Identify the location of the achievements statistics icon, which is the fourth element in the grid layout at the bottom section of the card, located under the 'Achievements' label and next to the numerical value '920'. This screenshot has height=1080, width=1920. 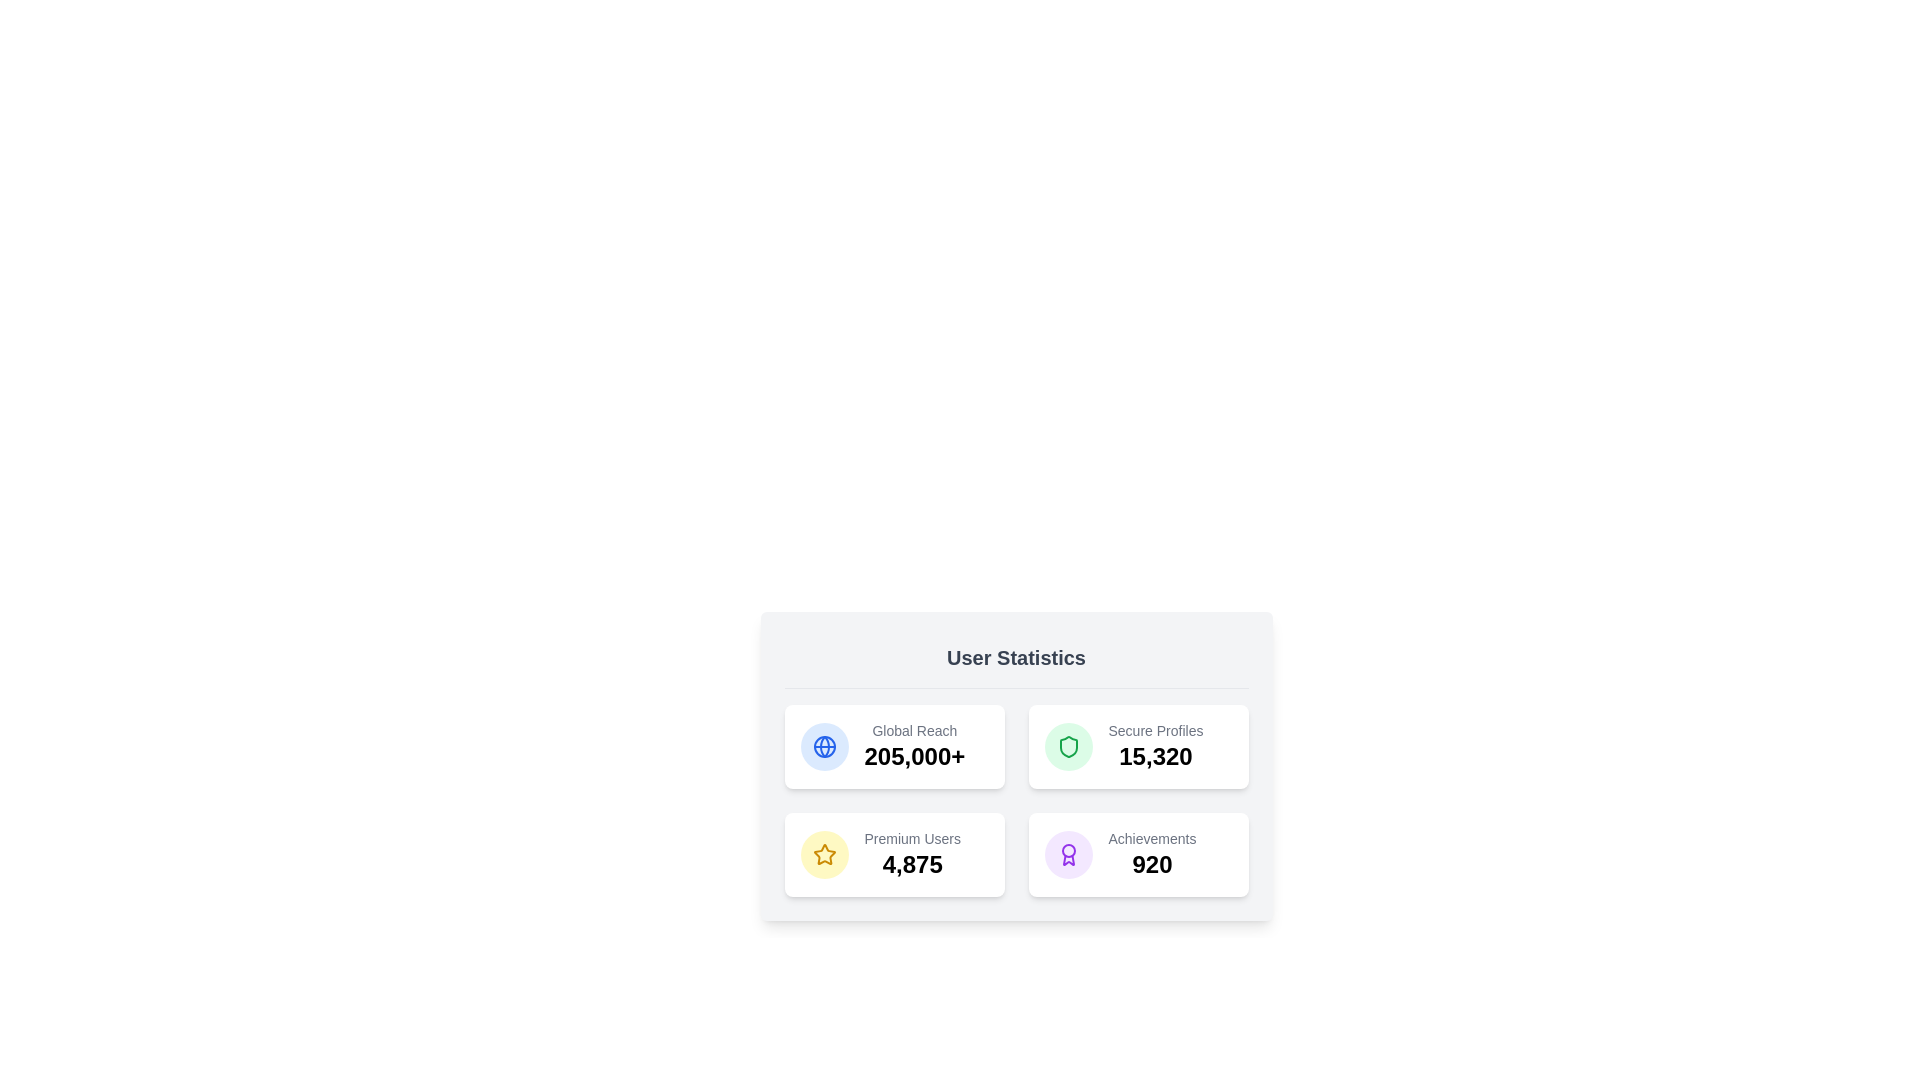
(1067, 855).